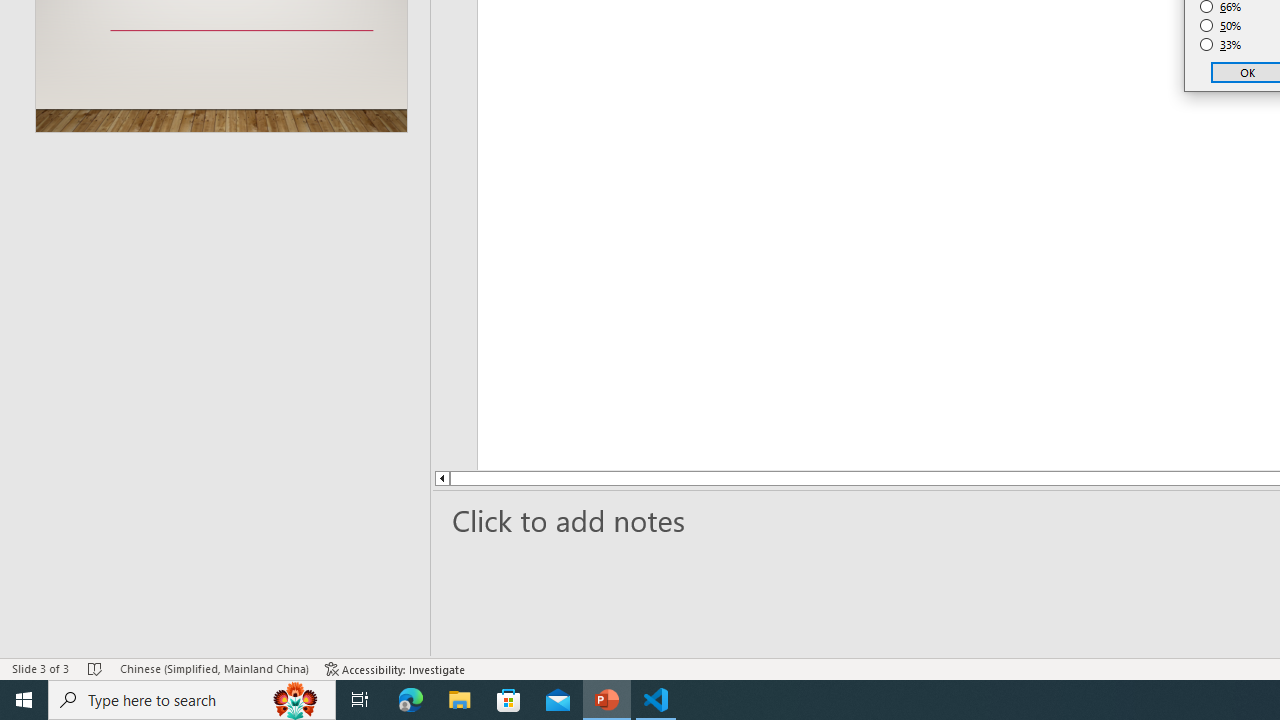 Image resolution: width=1280 pixels, height=720 pixels. Describe the element at coordinates (410, 698) in the screenshot. I see `'Microsoft Edge'` at that location.